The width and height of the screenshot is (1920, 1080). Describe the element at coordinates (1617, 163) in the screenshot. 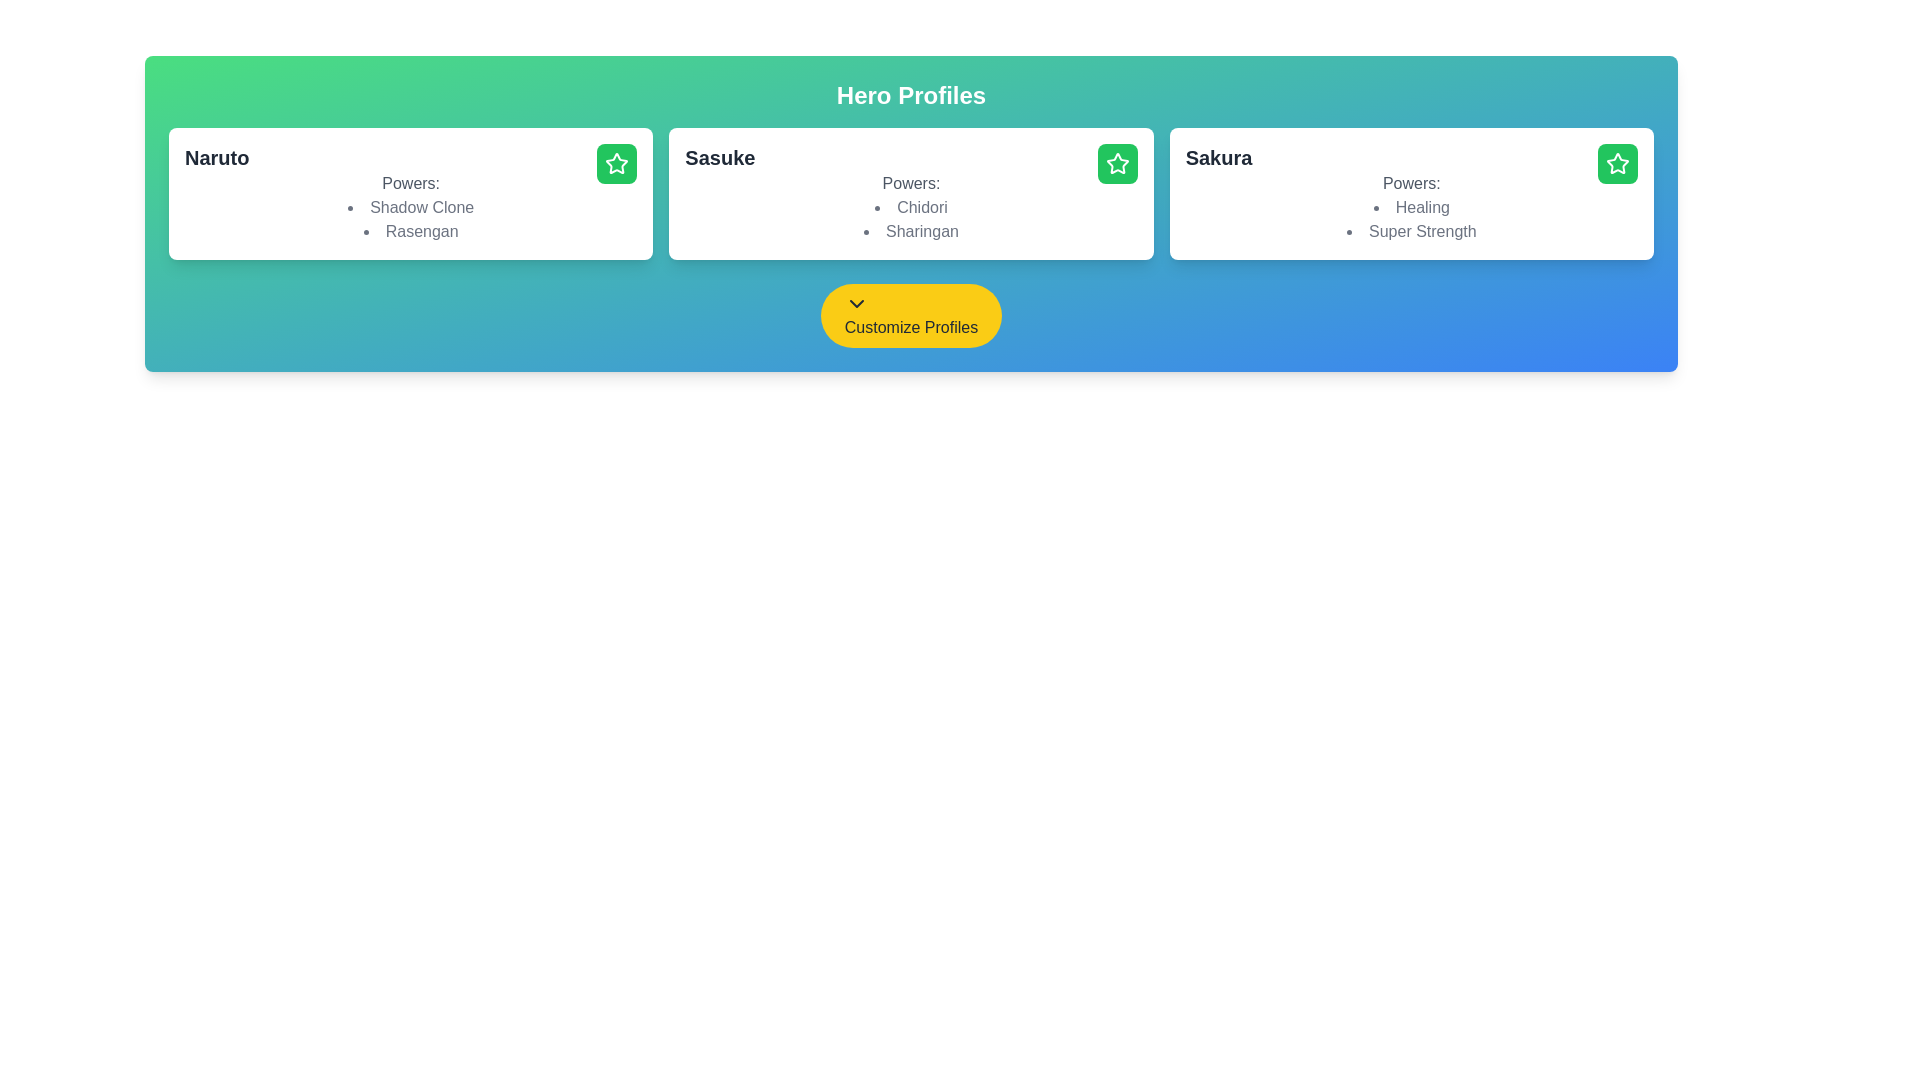

I see `the actionable button located in the top-right corner of the 'Sakura' hero card to interact with it` at that location.